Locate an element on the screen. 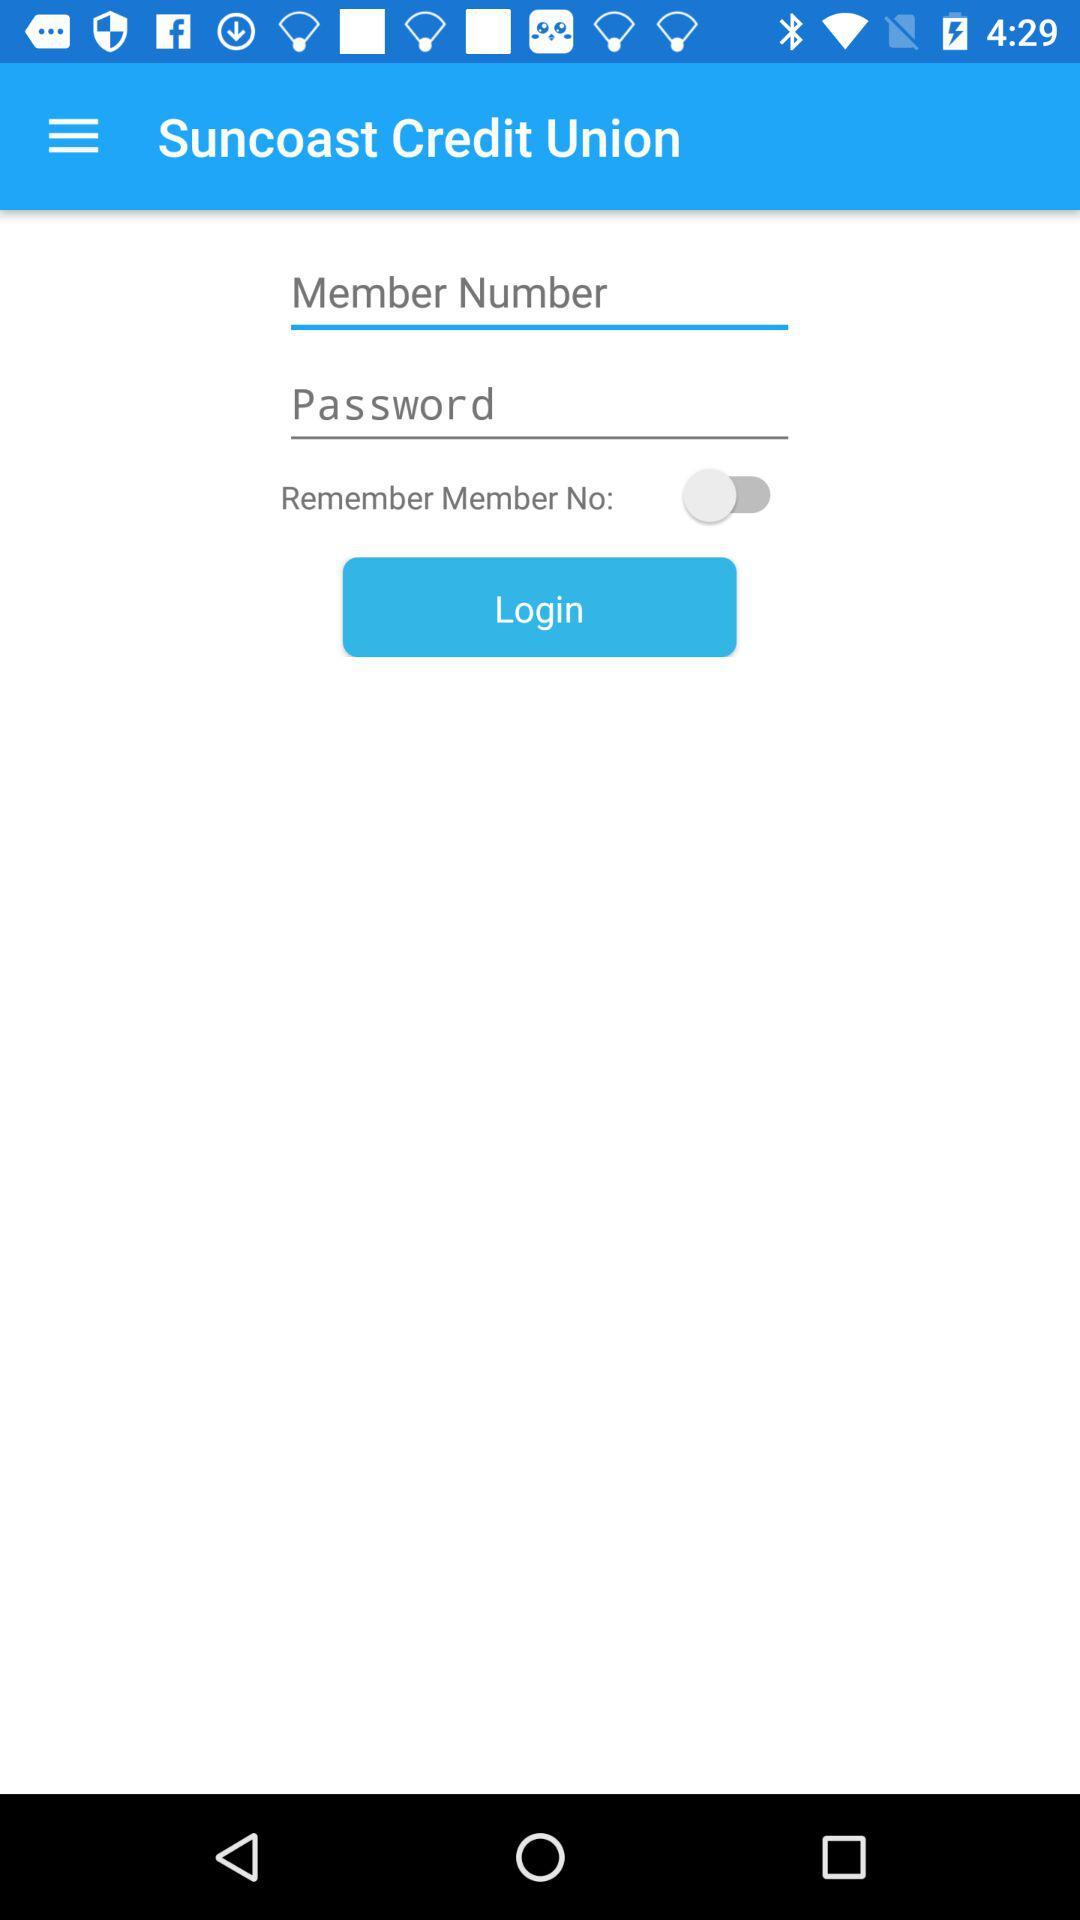 This screenshot has height=1920, width=1080. remember member number toggle is located at coordinates (736, 495).